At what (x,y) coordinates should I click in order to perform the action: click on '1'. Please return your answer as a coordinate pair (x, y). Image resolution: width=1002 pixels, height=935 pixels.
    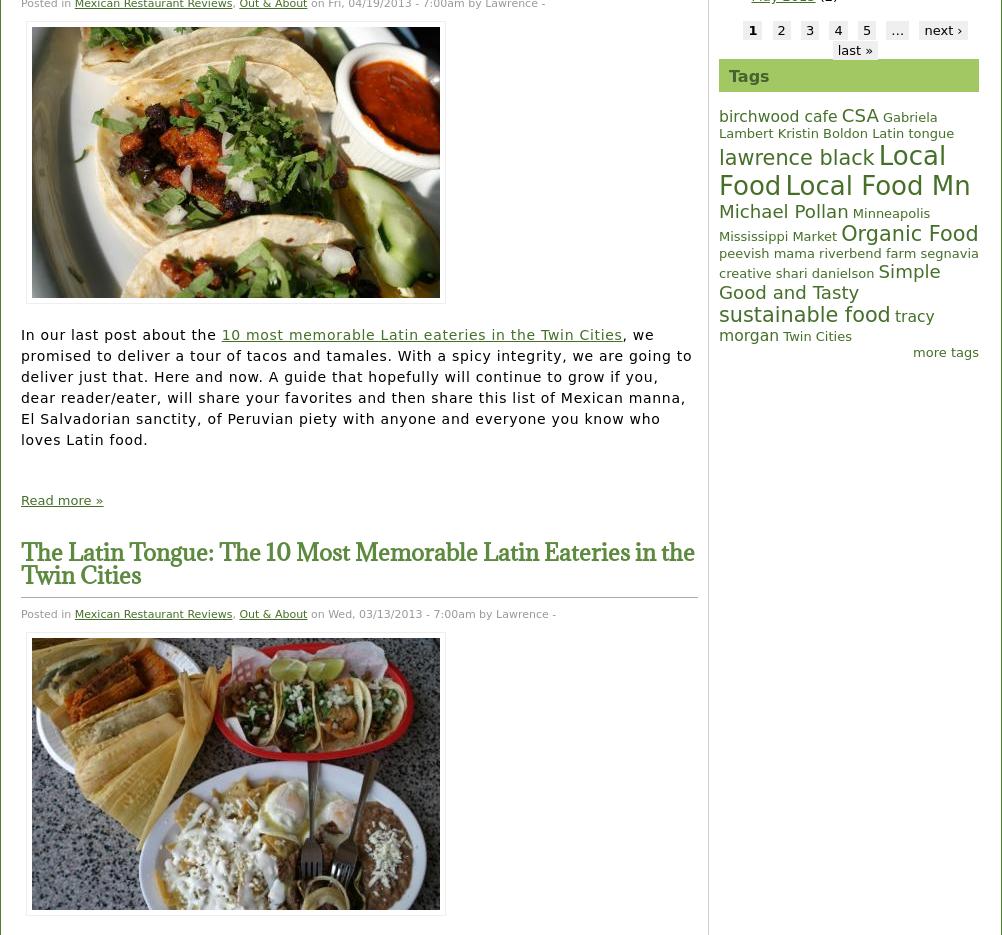
    Looking at the image, I should click on (752, 28).